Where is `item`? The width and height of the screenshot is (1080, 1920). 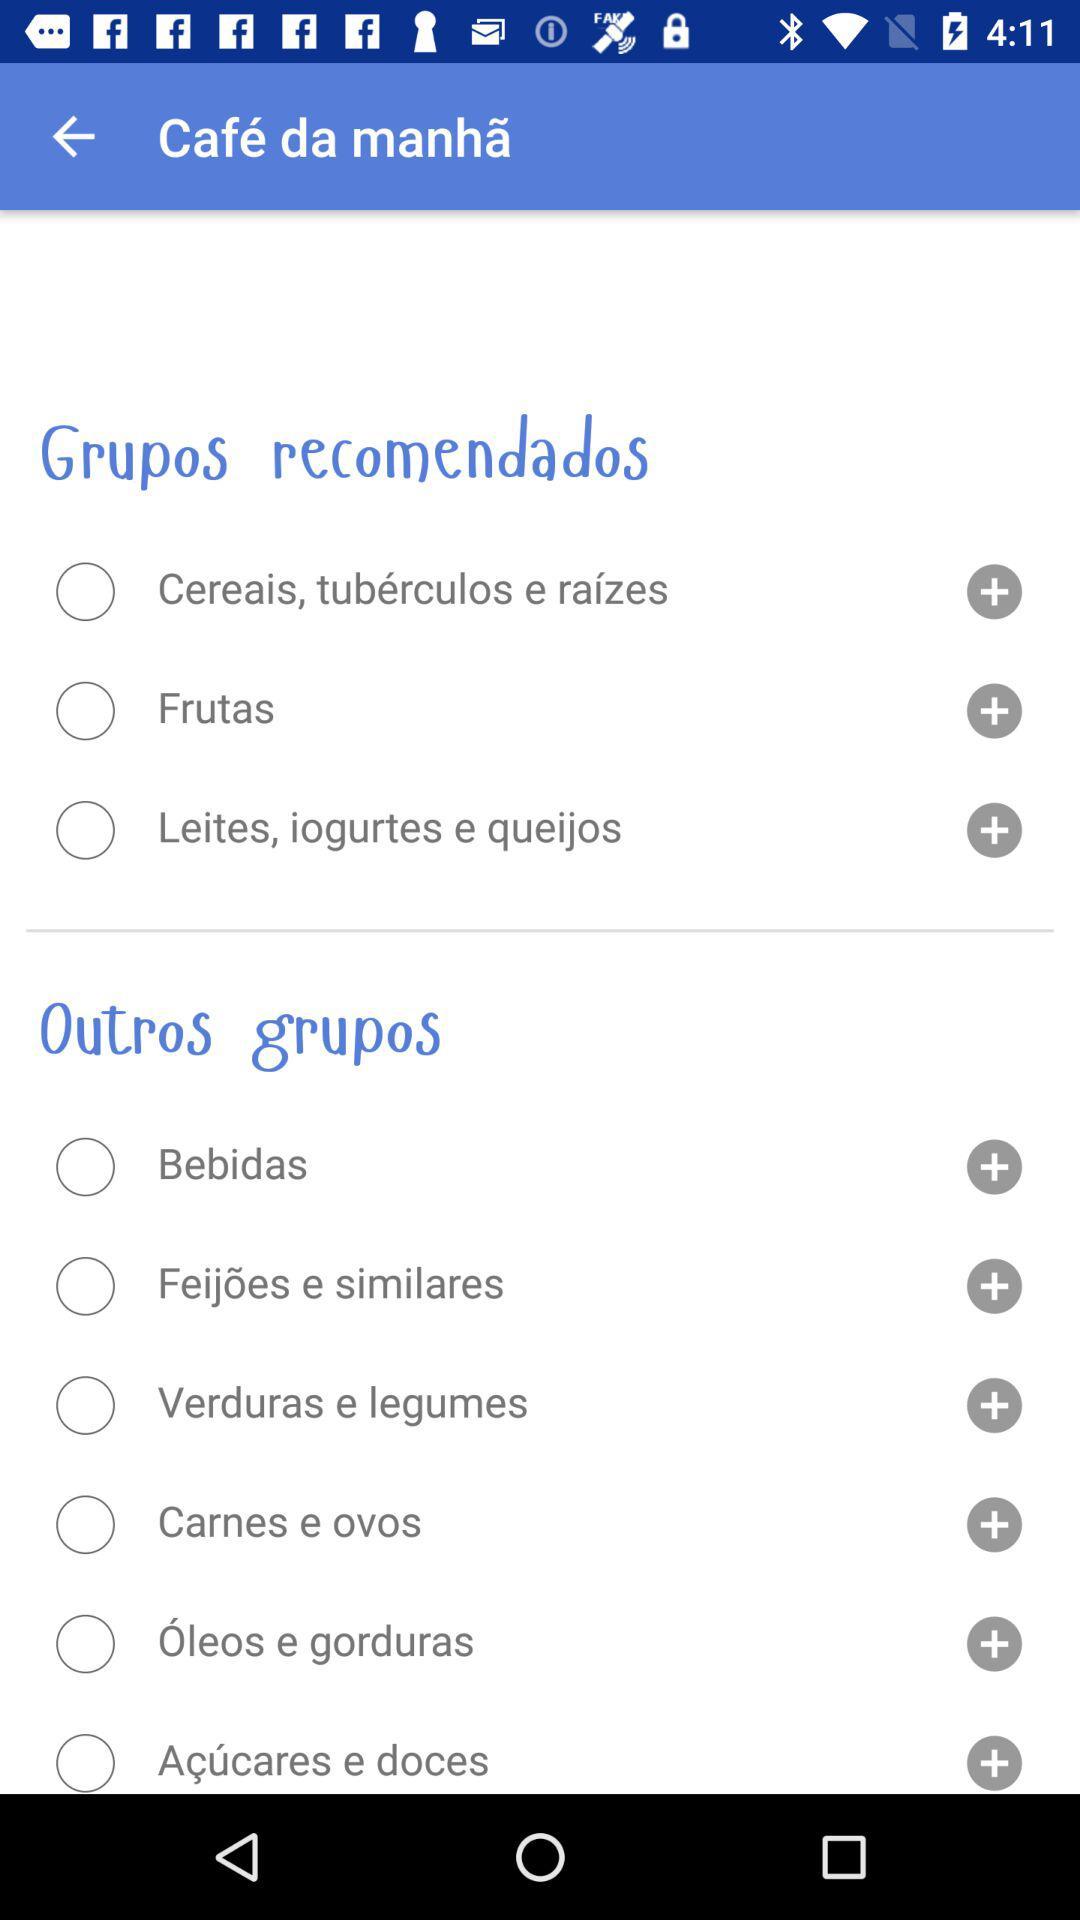
item is located at coordinates (84, 1166).